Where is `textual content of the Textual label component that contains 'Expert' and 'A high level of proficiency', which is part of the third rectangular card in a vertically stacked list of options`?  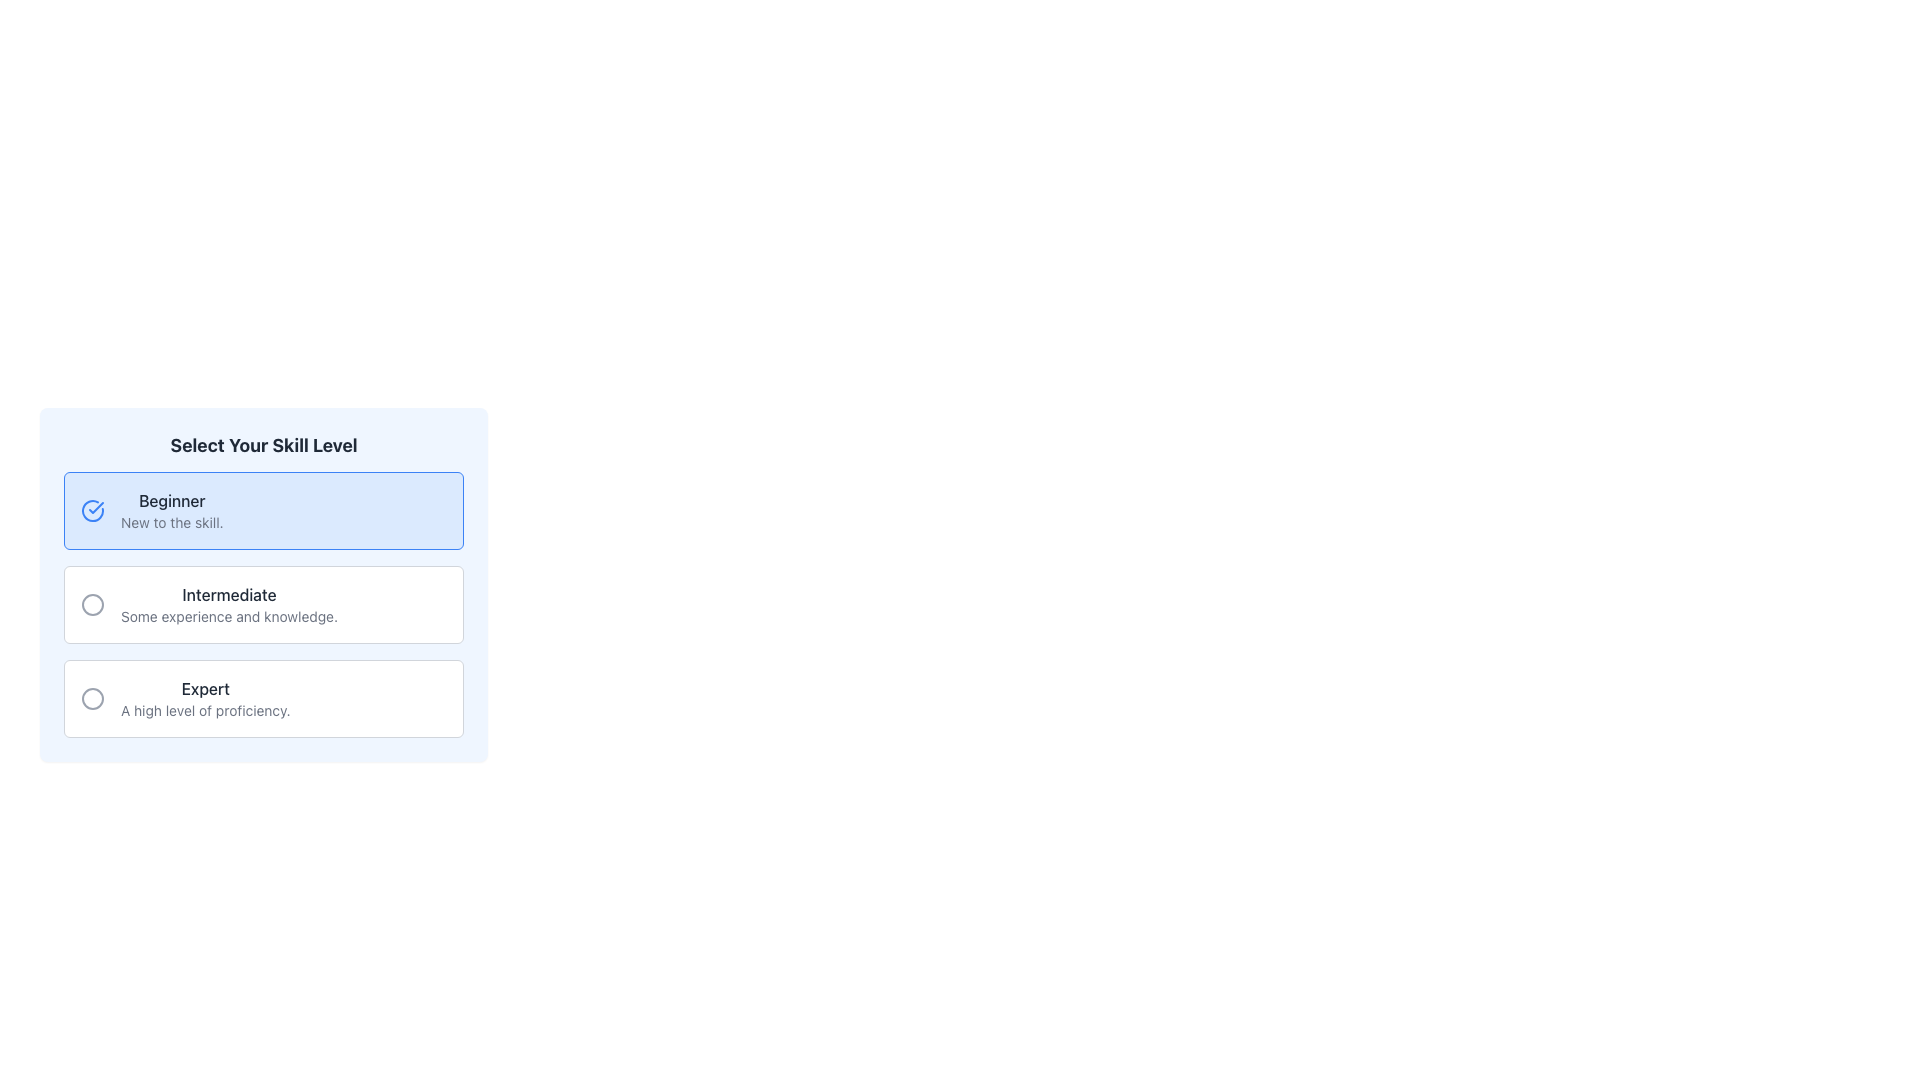 textual content of the Textual label component that contains 'Expert' and 'A high level of proficiency', which is part of the third rectangular card in a vertically stacked list of options is located at coordinates (205, 697).